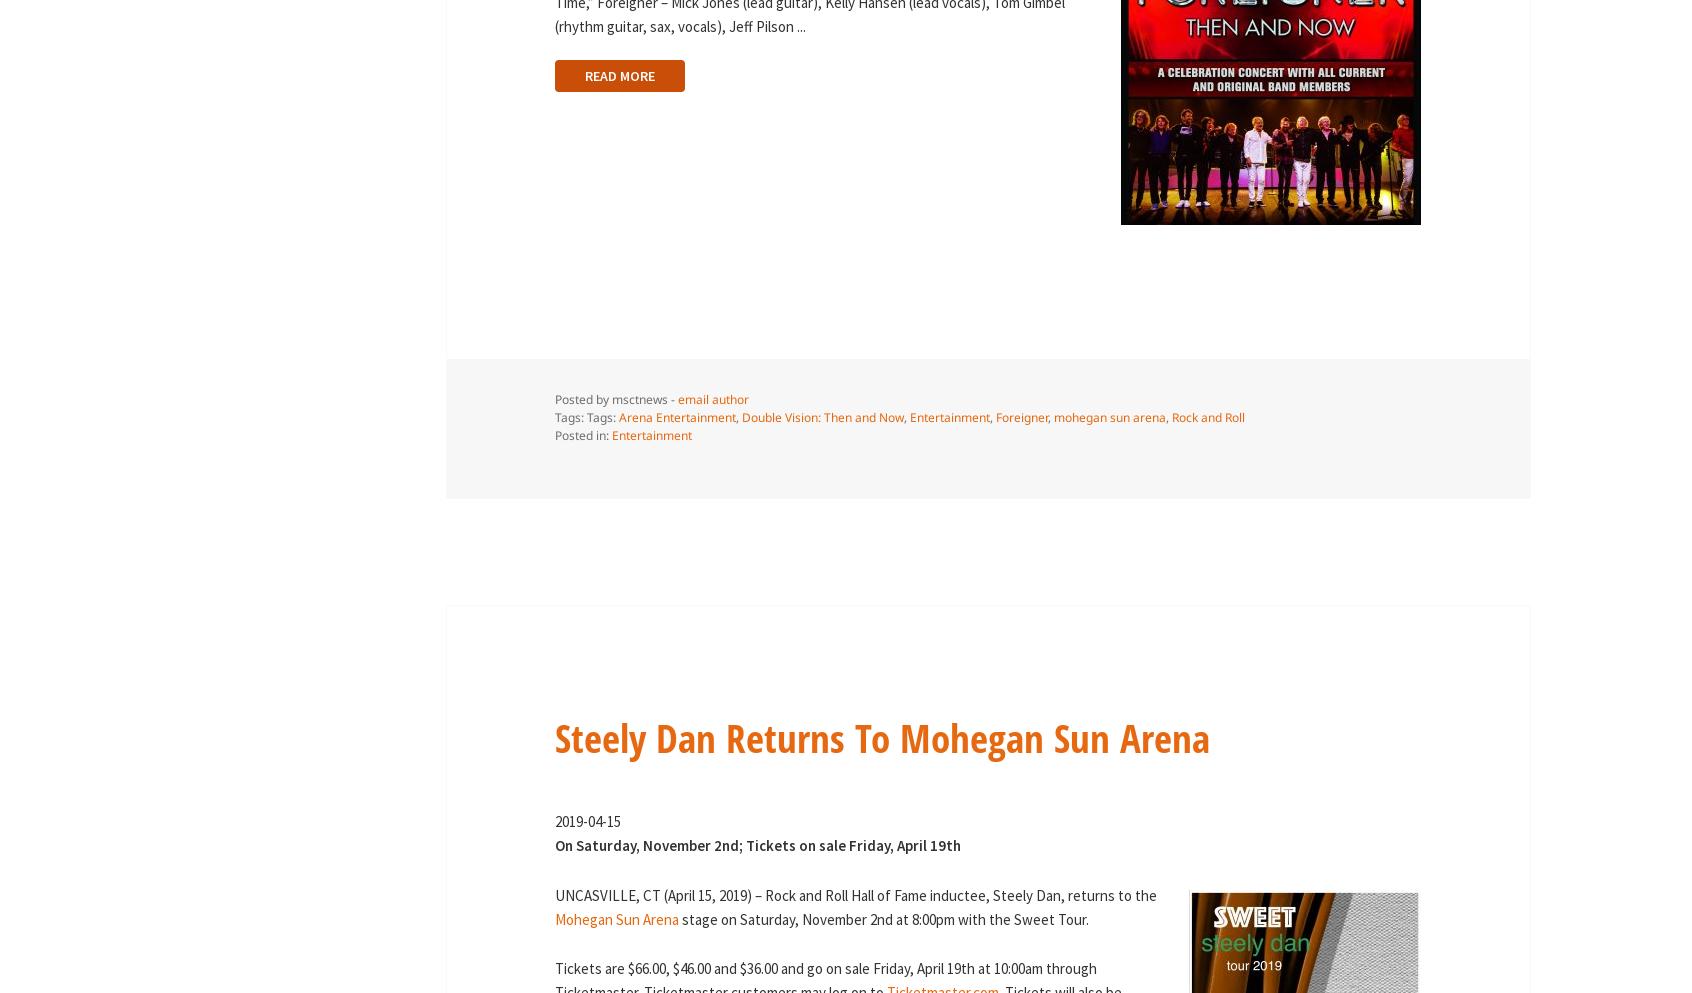  What do you see at coordinates (882, 917) in the screenshot?
I see `'stage on Saturday, November 2nd at 8:00pm with the Sweet Tour.'` at bounding box center [882, 917].